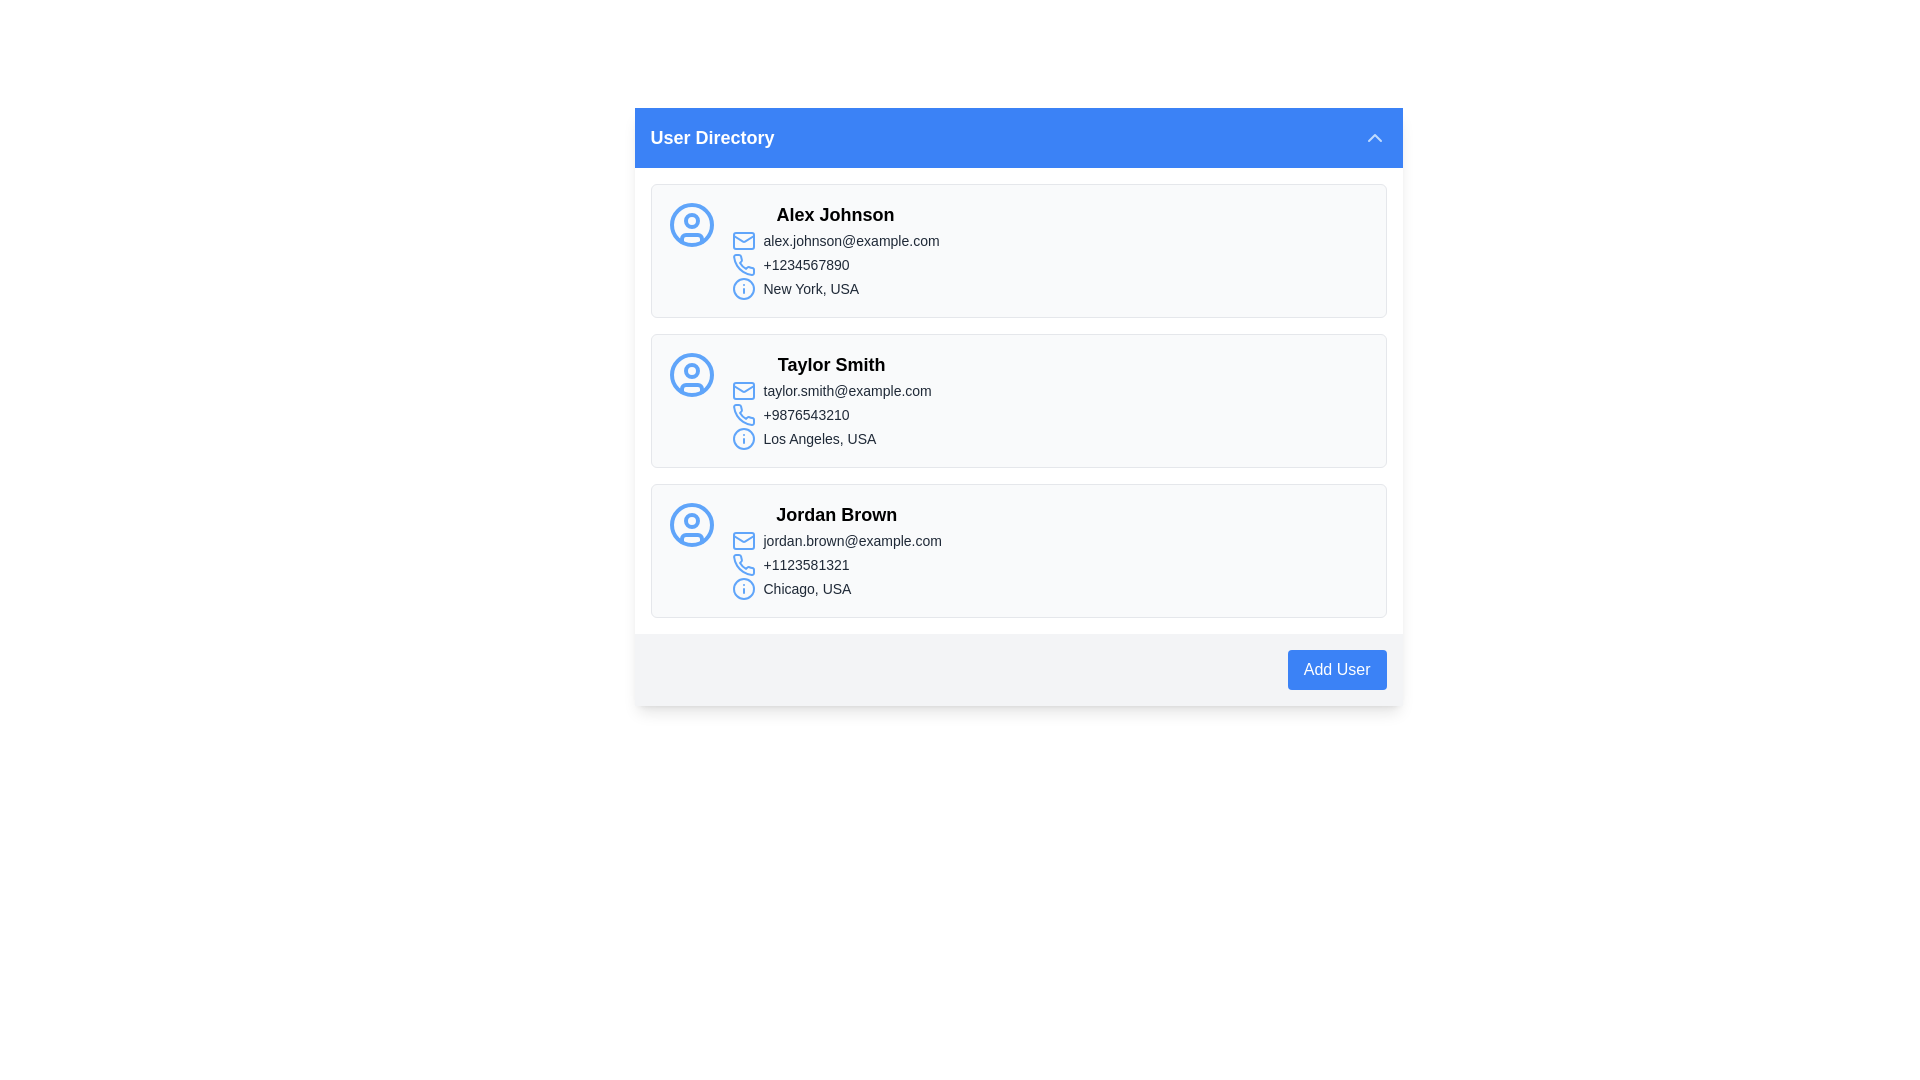 Image resolution: width=1920 pixels, height=1080 pixels. I want to click on the small circular SVG icon with a blue outline and white interior that features an 'i' symbol, located next to the location text for Taylor Smith in the User Directory card, so click(742, 438).